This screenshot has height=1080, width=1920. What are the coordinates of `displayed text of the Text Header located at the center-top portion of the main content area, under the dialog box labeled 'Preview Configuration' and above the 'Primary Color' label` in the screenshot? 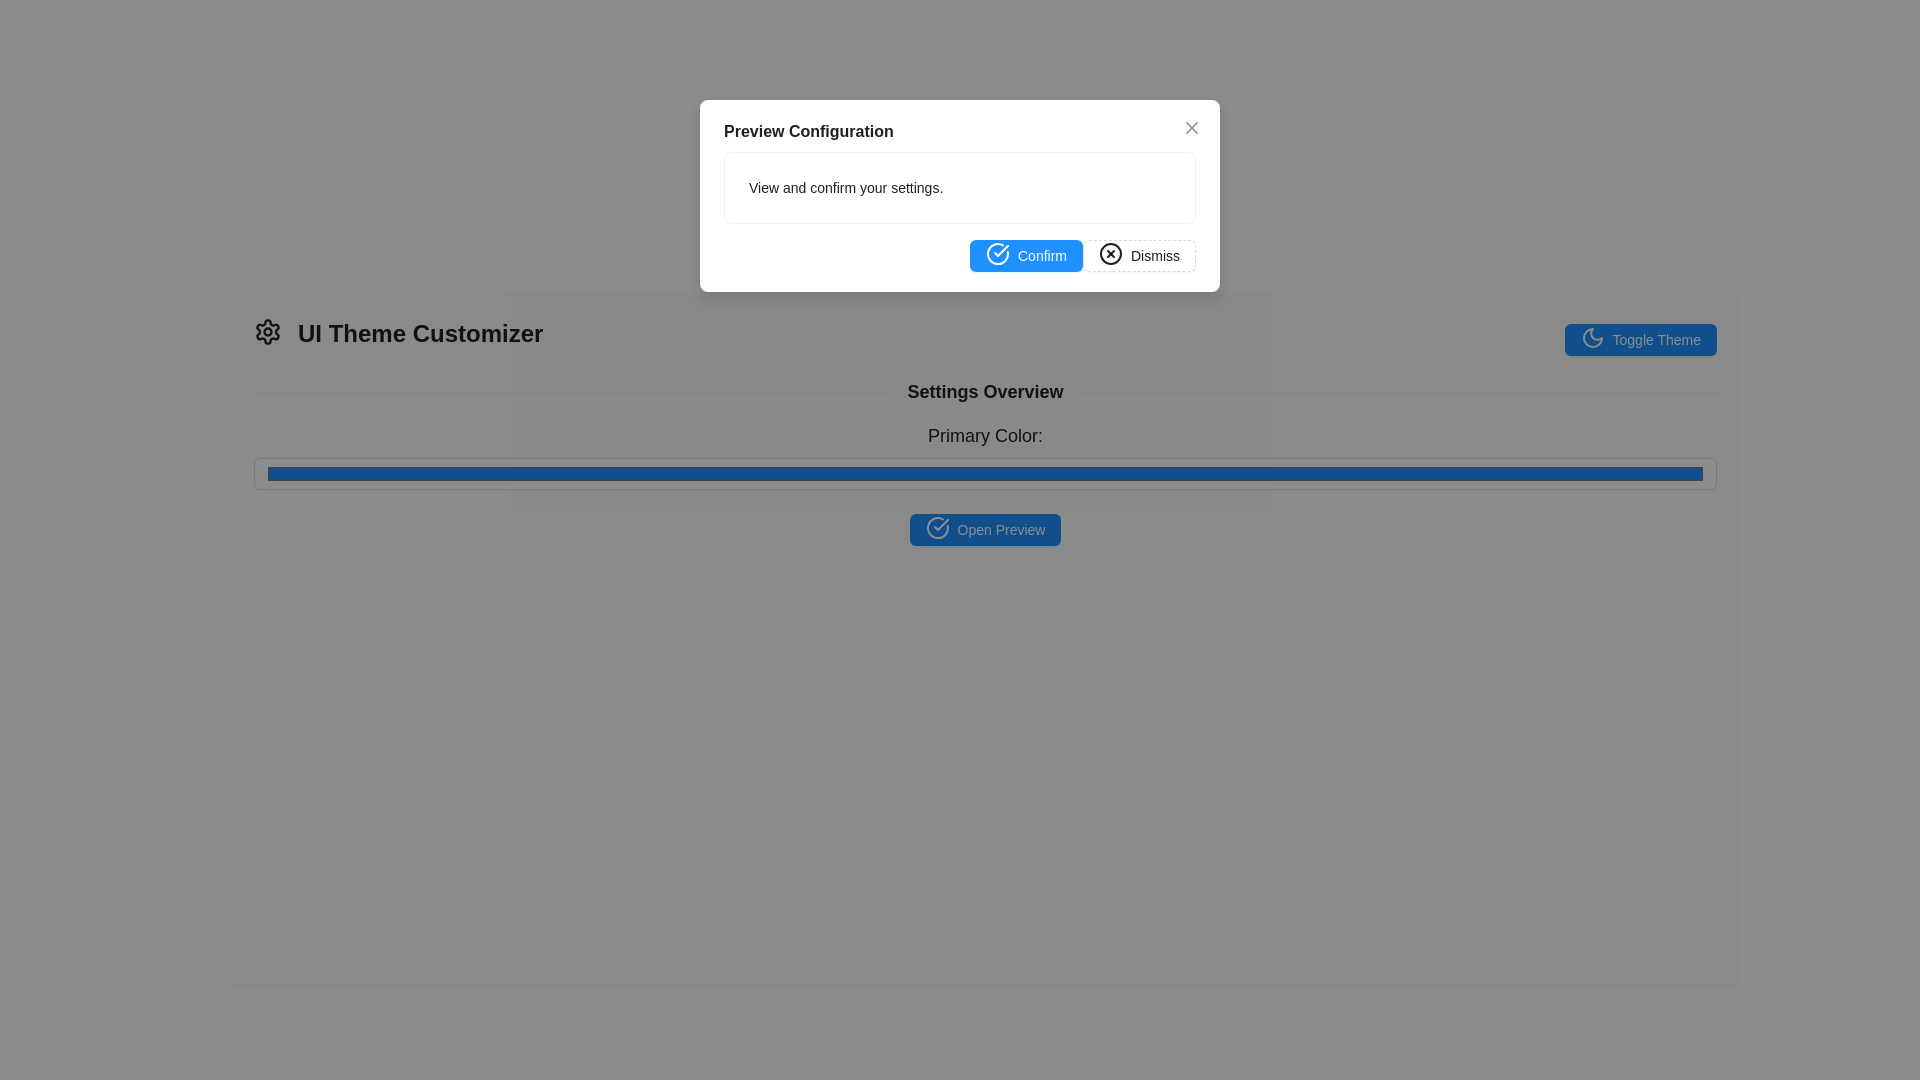 It's located at (985, 392).